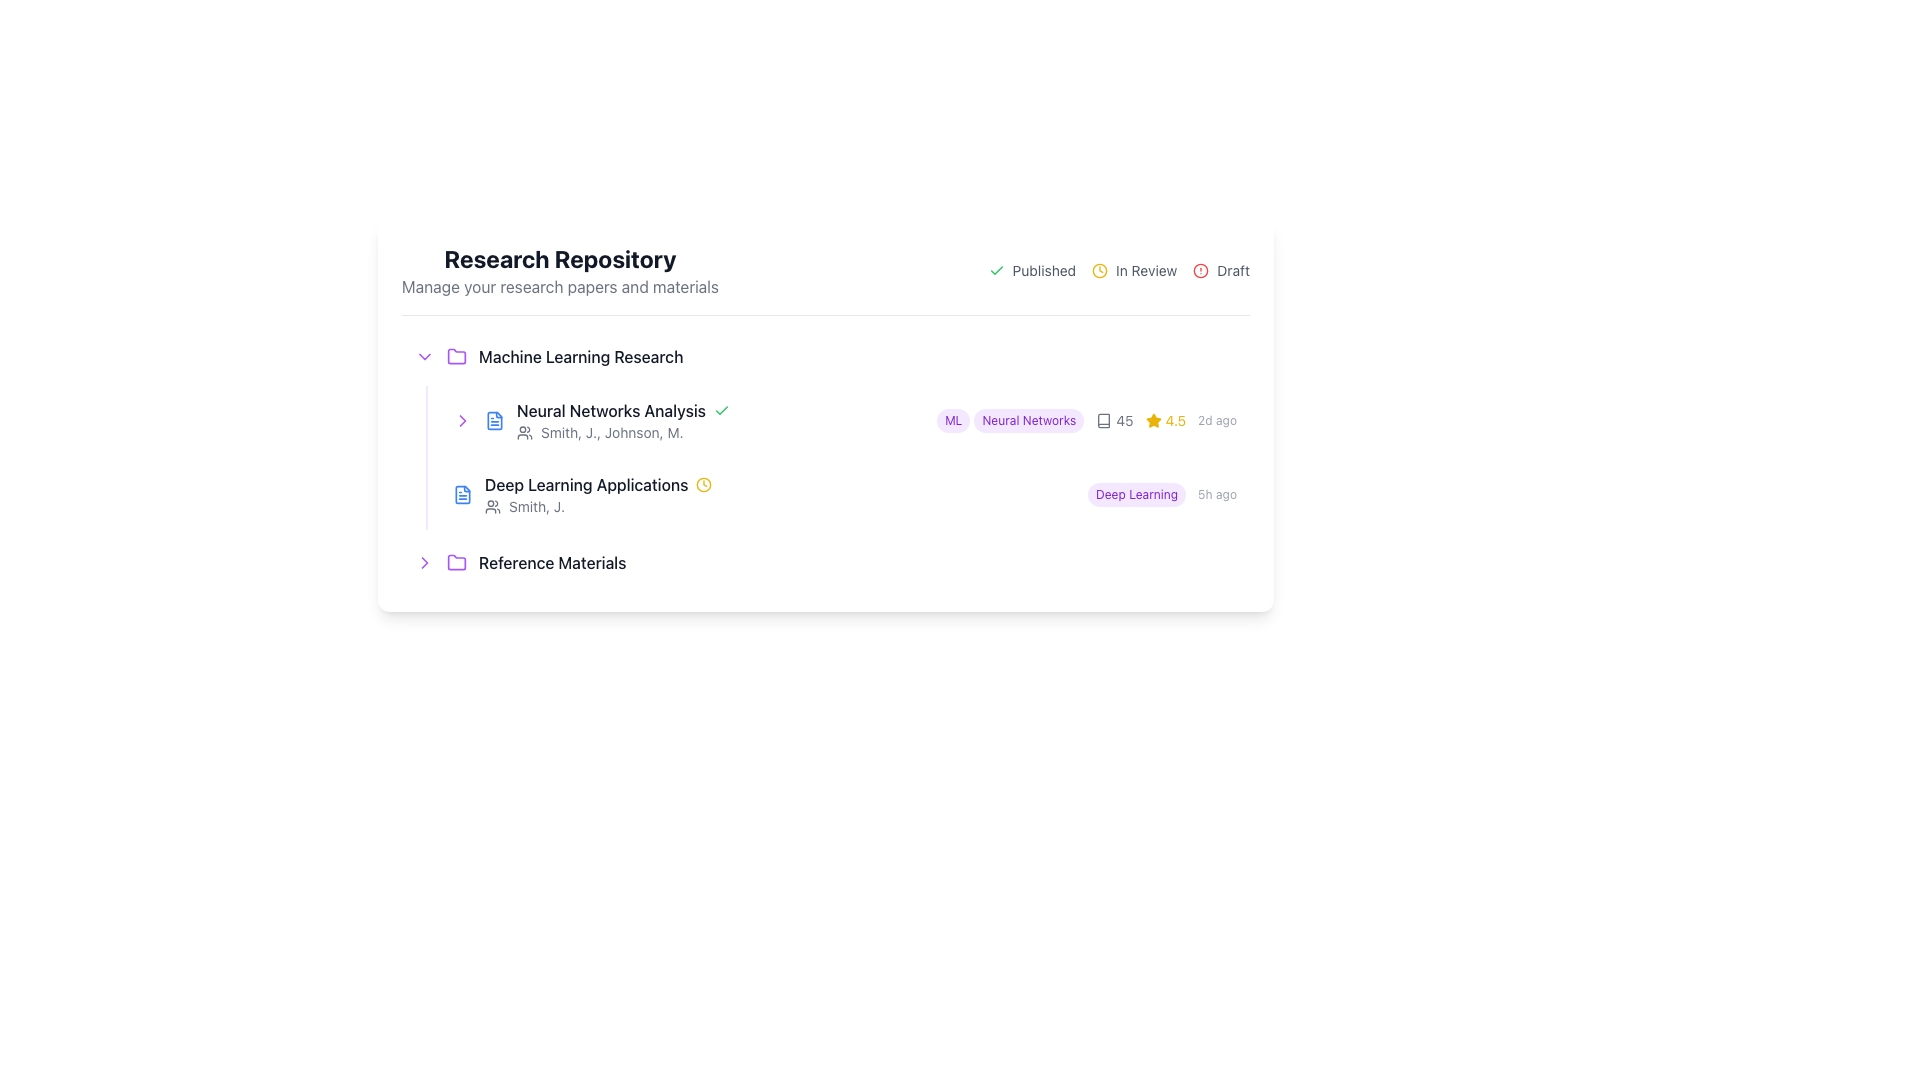  Describe the element at coordinates (424, 563) in the screenshot. I see `the visual indicator located to the left of the 'Reference Materials' item in the 'Research Repository' section` at that location.